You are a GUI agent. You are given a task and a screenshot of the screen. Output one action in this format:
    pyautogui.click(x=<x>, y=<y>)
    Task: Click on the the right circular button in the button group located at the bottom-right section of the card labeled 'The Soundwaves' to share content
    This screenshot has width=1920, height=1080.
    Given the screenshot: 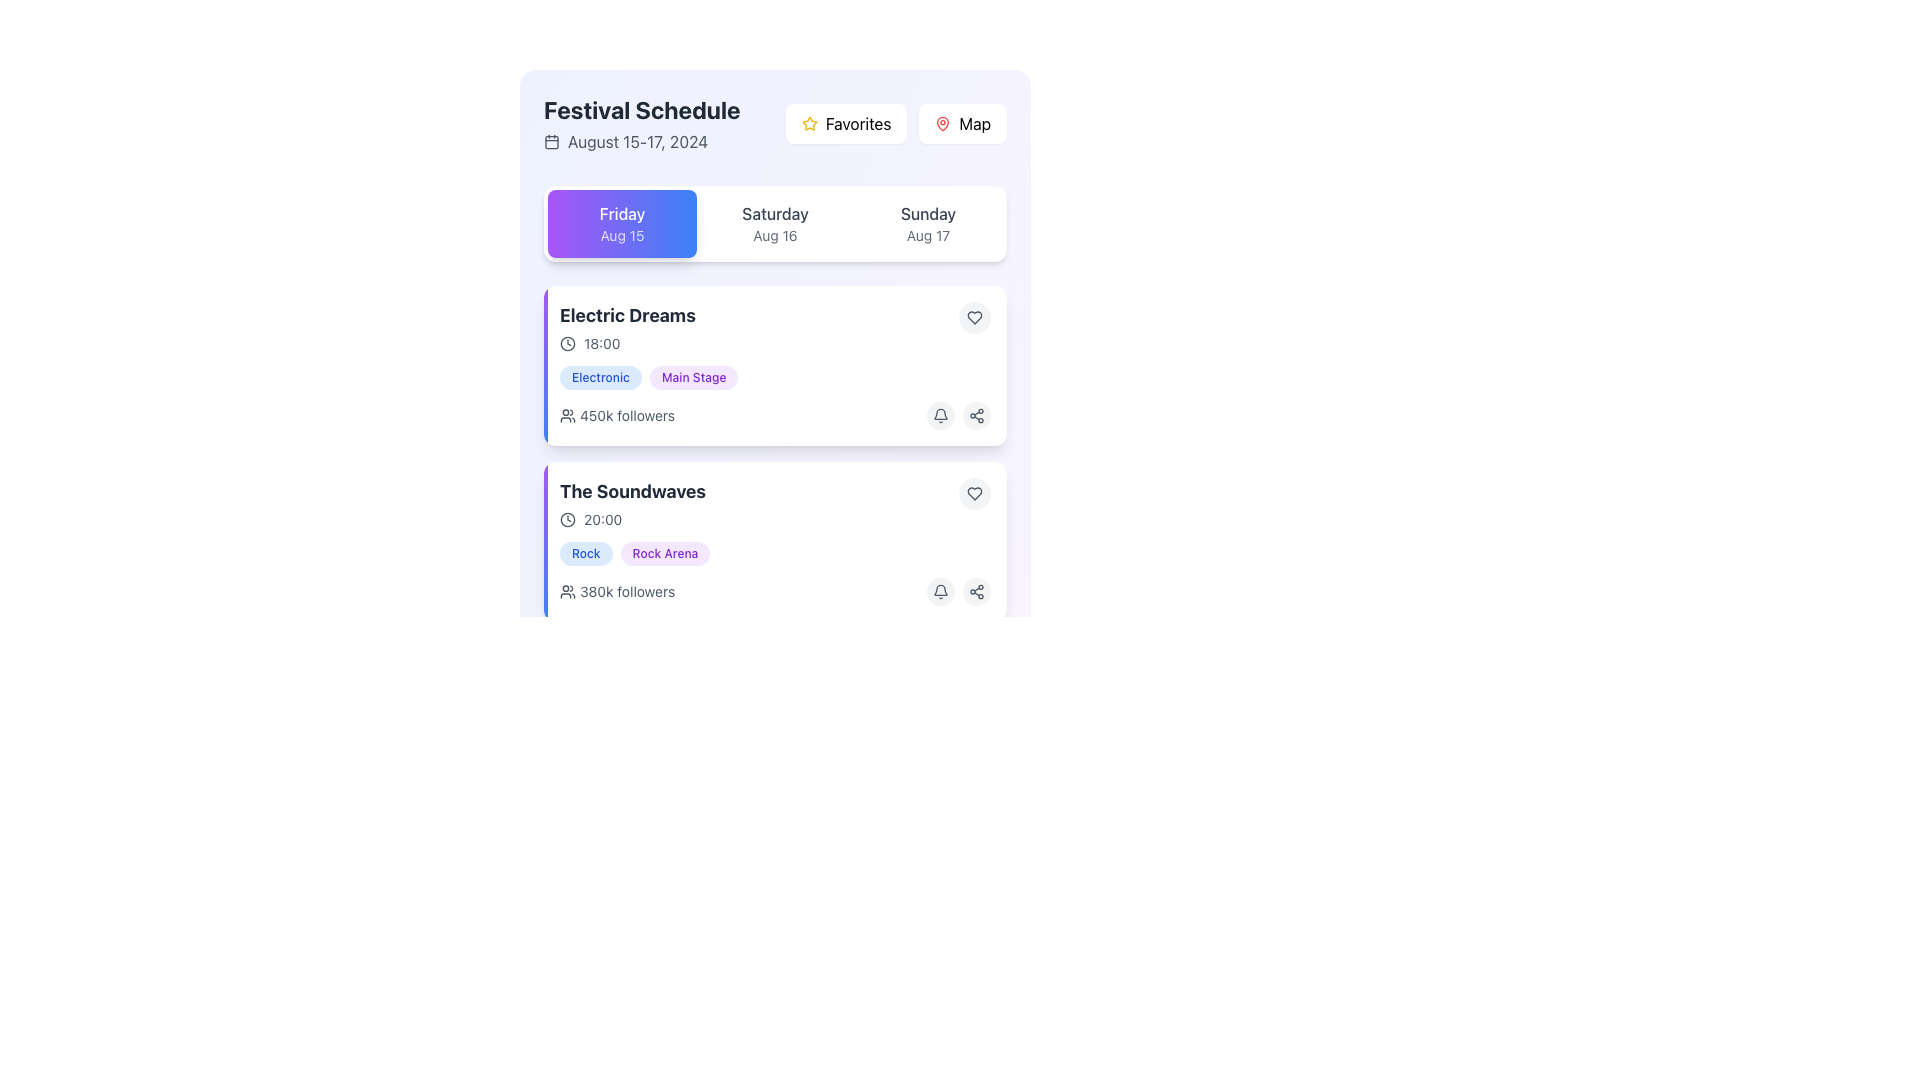 What is the action you would take?
    pyautogui.click(x=958, y=590)
    